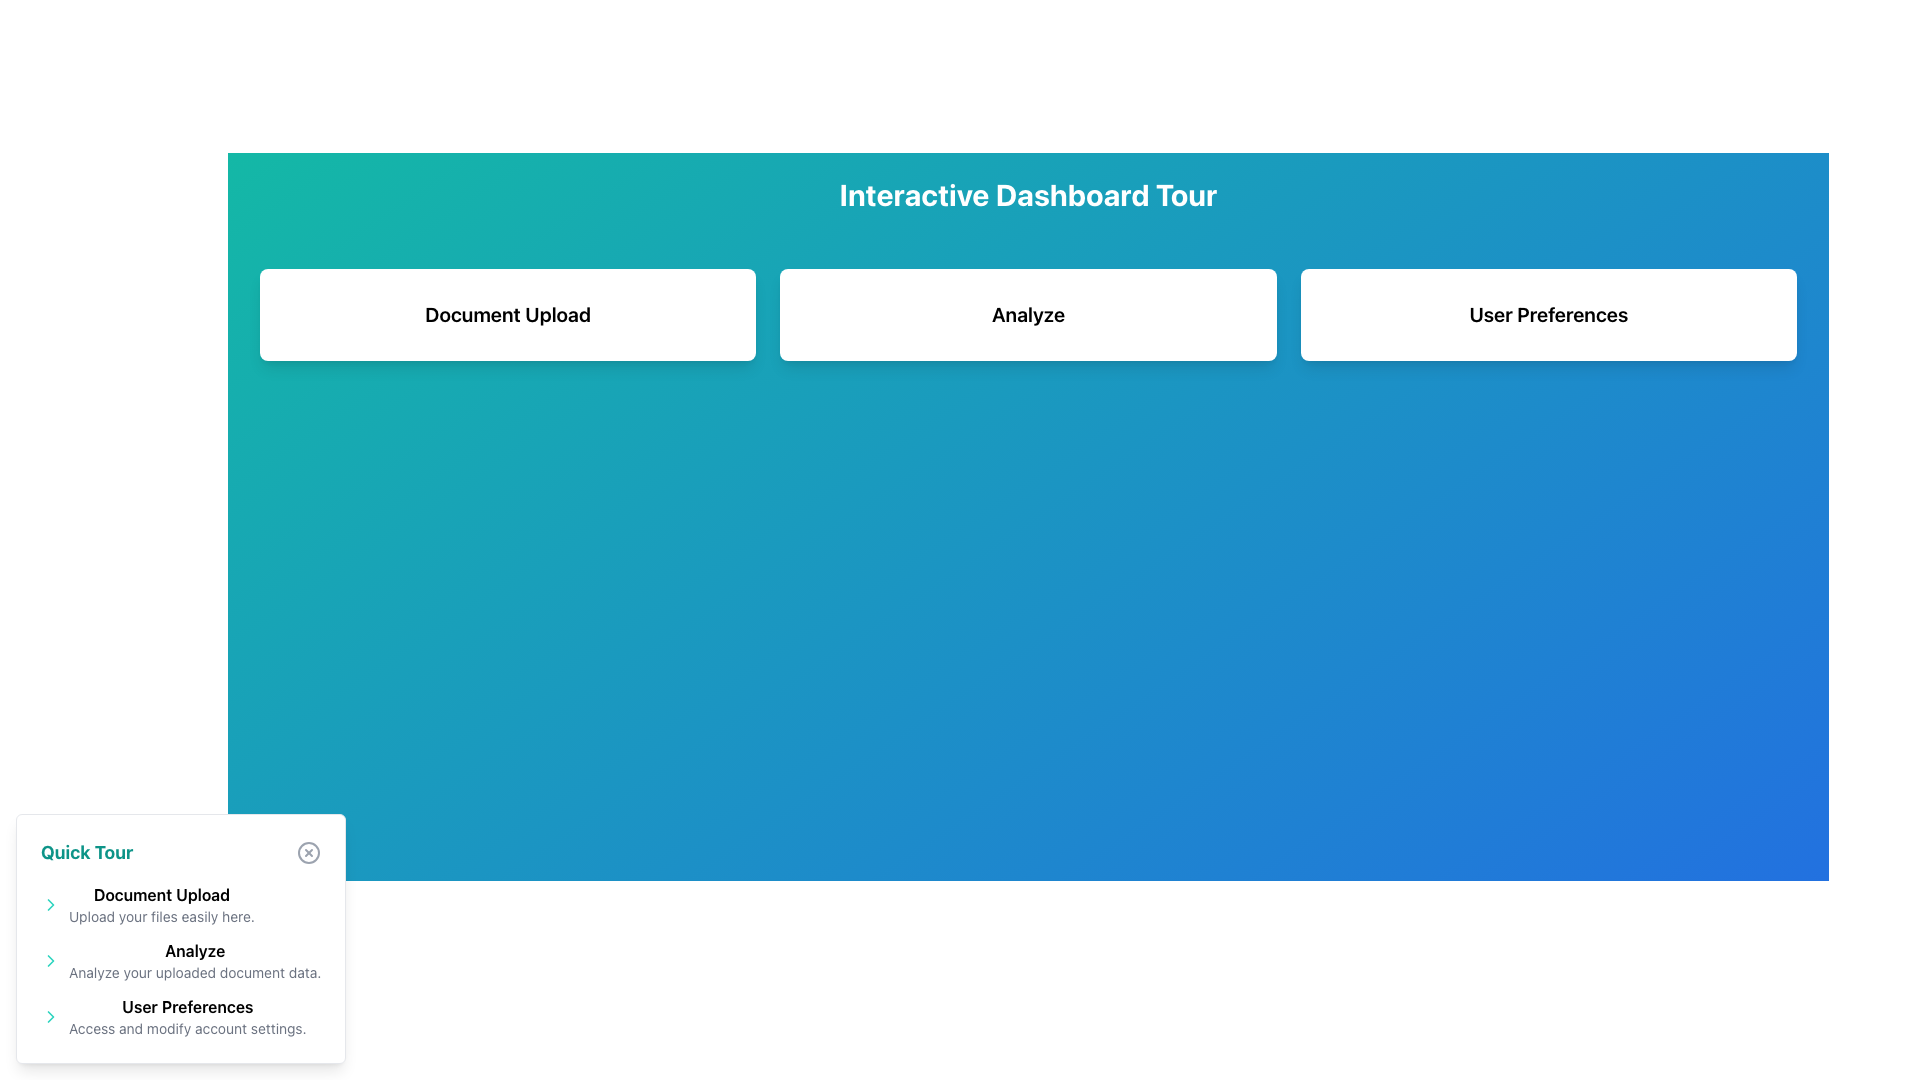 This screenshot has width=1920, height=1080. I want to click on the 'Document Upload' text label, which is the first label in the 'Quick Tour' information card, positioned above a smaller description text, so click(161, 893).